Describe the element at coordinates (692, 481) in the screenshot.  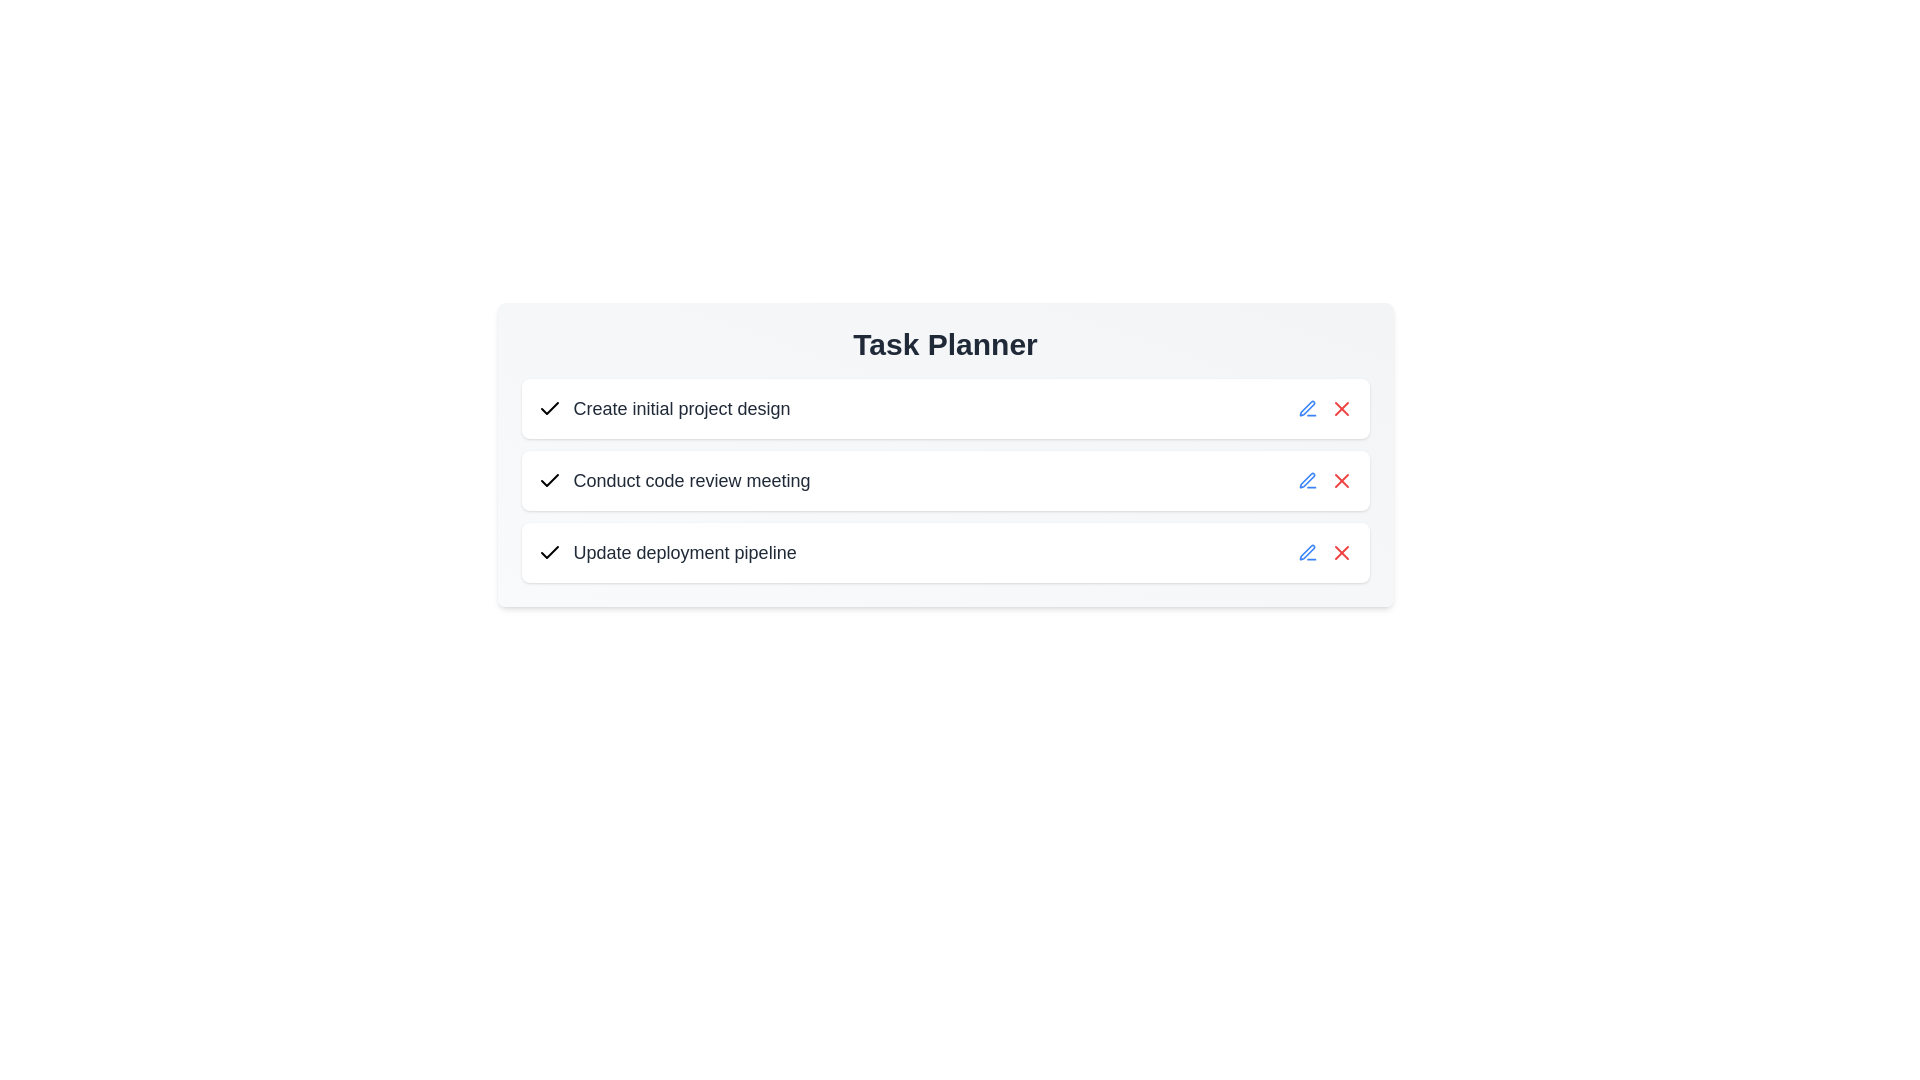
I see `the text label that represents a specific task, located in the second task row of the vertical task list, positioned to the right of a checkmark icon` at that location.